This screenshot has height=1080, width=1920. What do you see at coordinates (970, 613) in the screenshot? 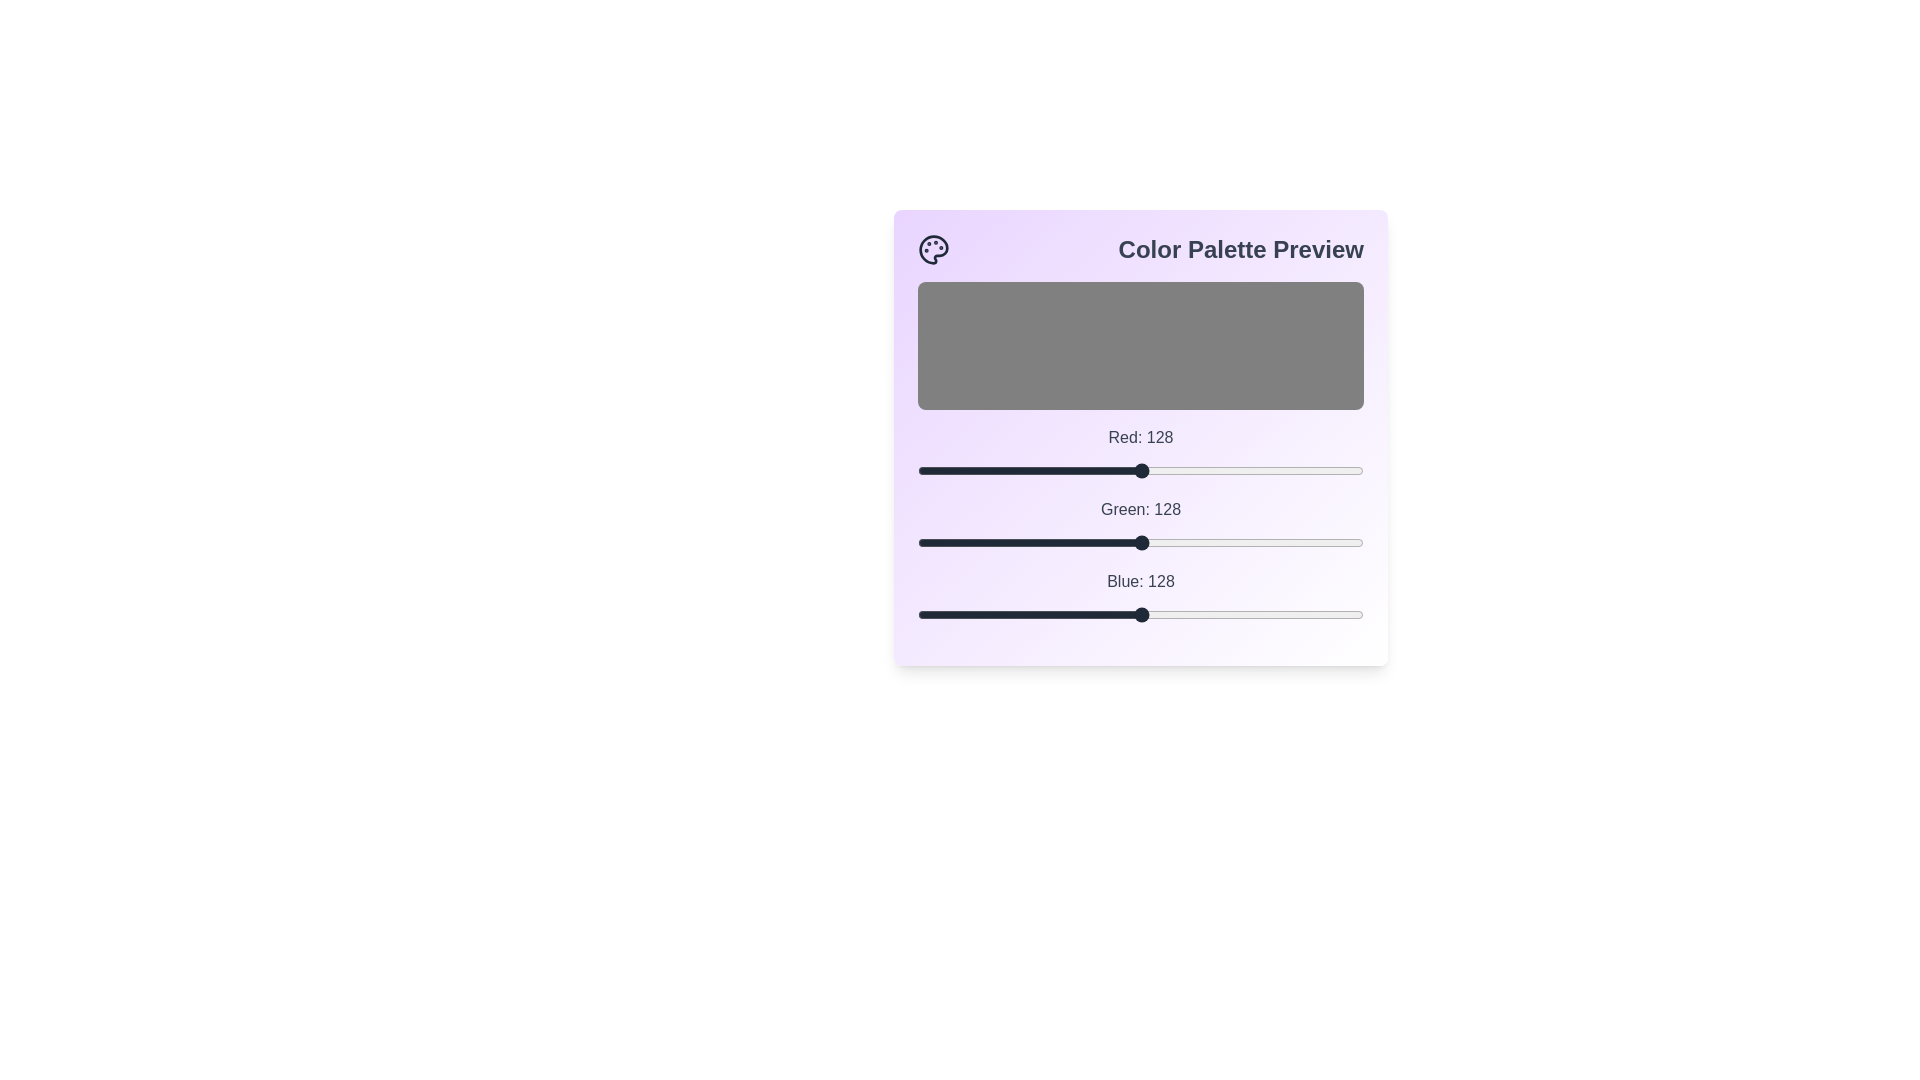
I see `the blue component` at bounding box center [970, 613].